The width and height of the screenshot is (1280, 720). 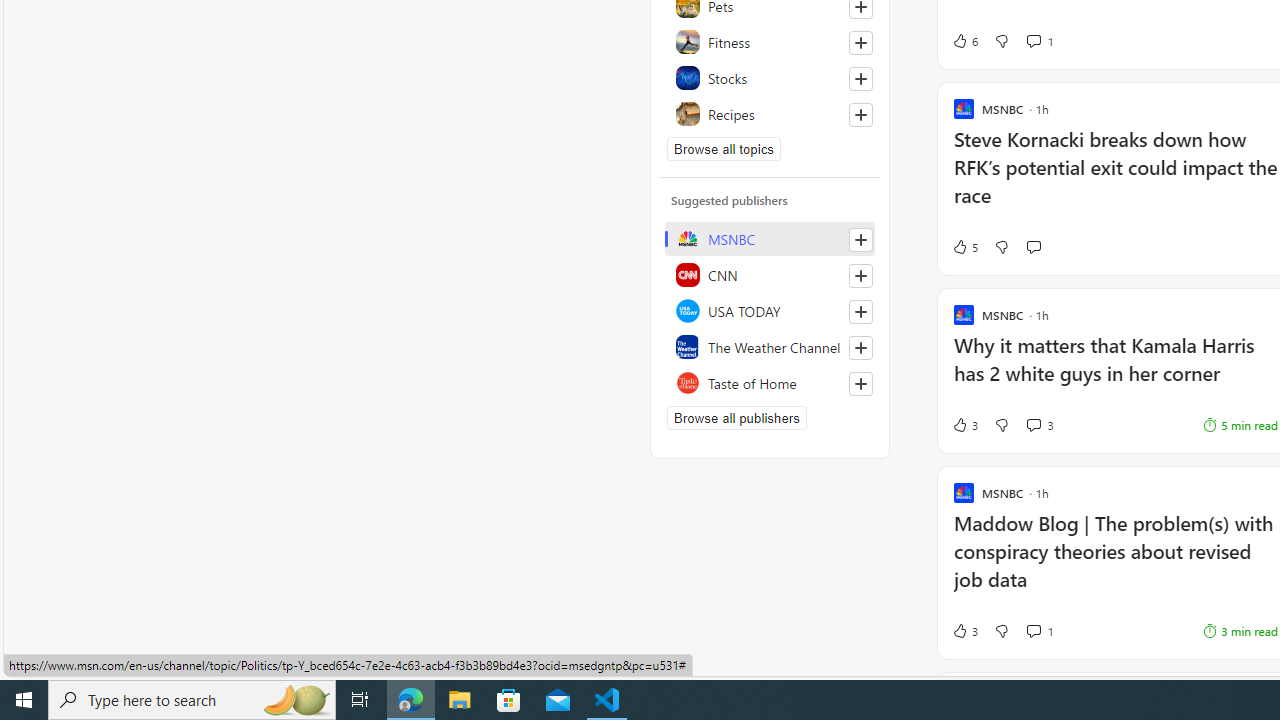 What do you see at coordinates (1001, 631) in the screenshot?
I see `'Dislike'` at bounding box center [1001, 631].